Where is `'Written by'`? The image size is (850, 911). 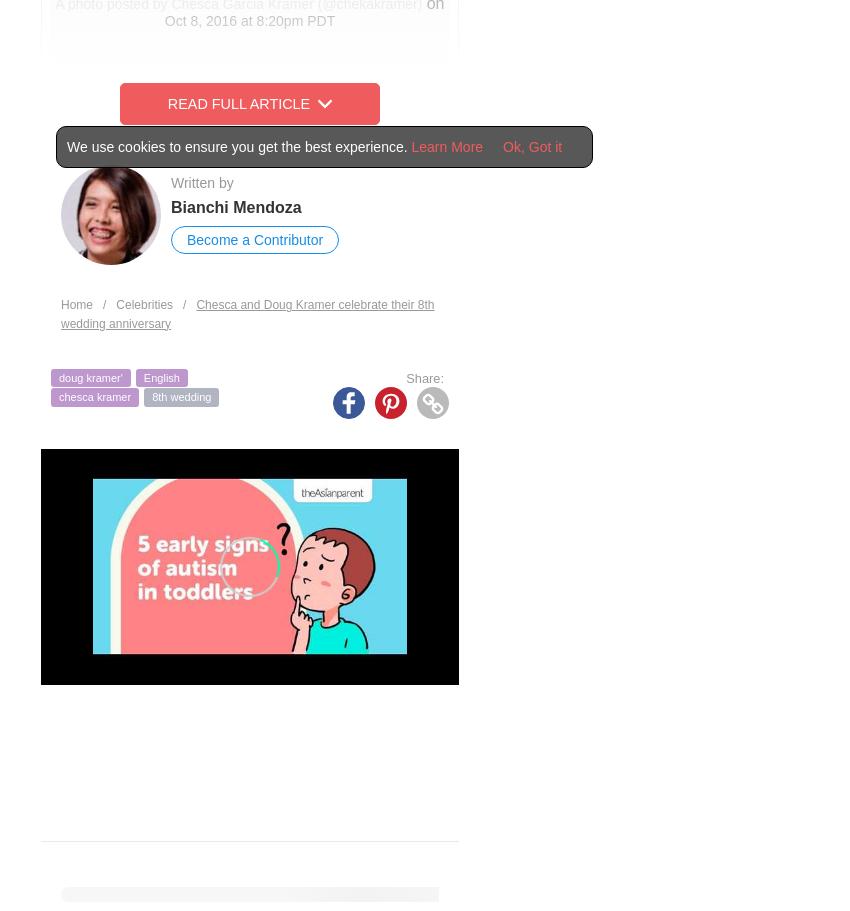 'Written by' is located at coordinates (200, 182).